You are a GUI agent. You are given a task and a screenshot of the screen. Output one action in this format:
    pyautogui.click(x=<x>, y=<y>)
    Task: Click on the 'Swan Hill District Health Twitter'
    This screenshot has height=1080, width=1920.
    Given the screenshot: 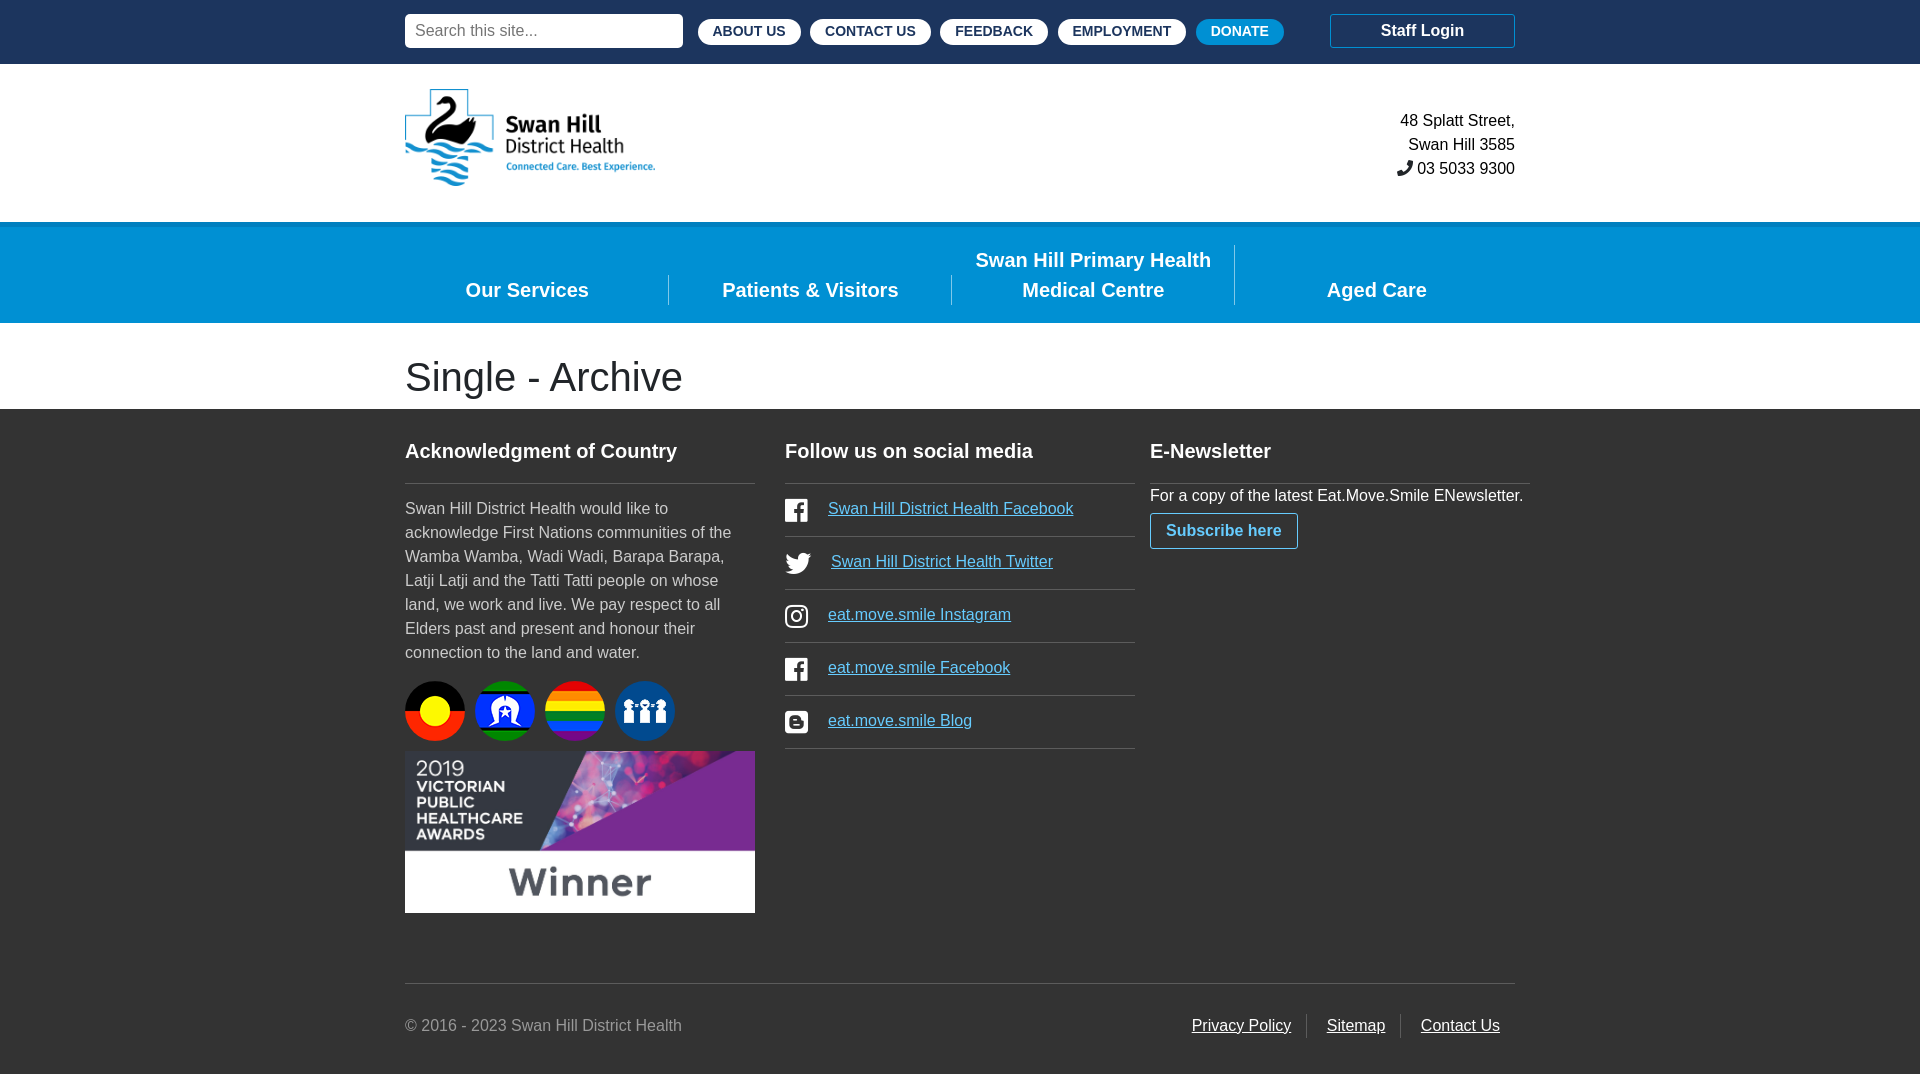 What is the action you would take?
    pyautogui.click(x=960, y=563)
    